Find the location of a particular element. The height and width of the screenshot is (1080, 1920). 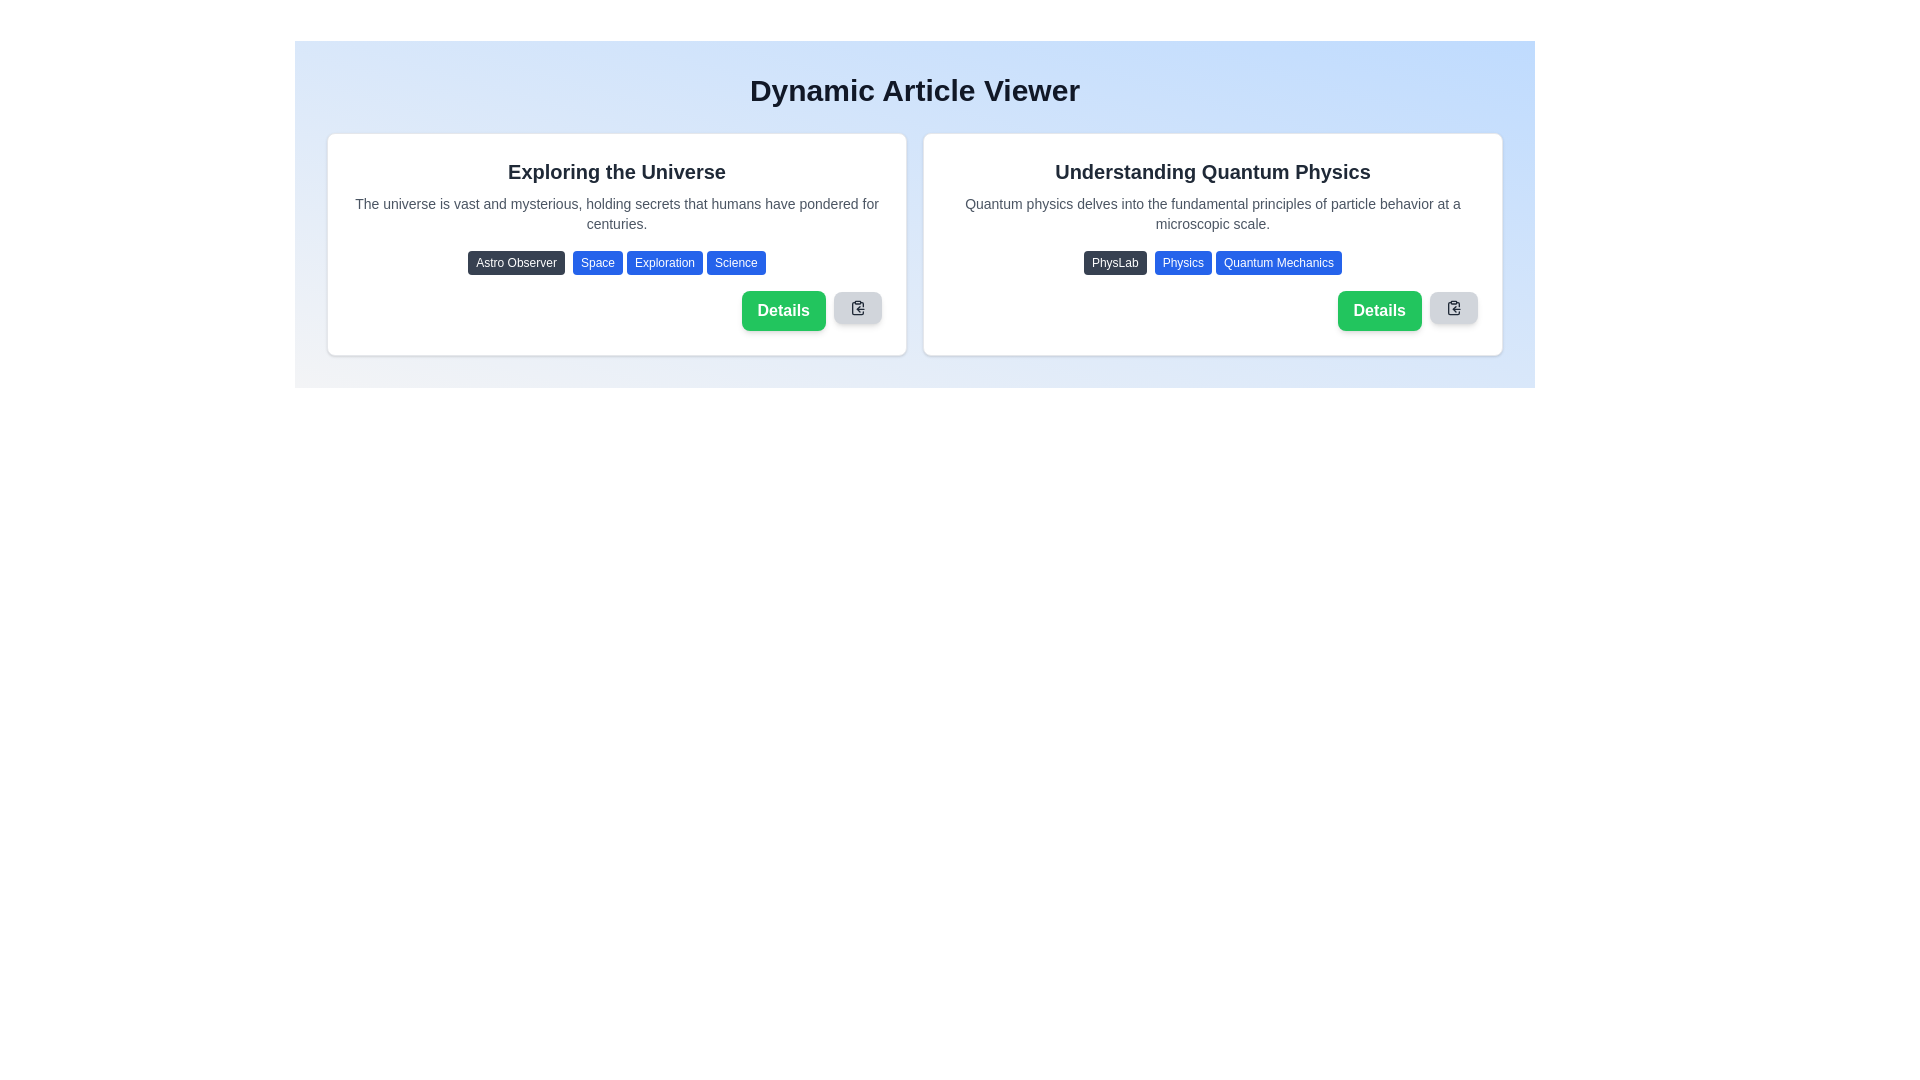

the call-to-action button located at the bottom-right corner of the card for the article titled 'Exploring the Universe' is located at coordinates (782, 311).